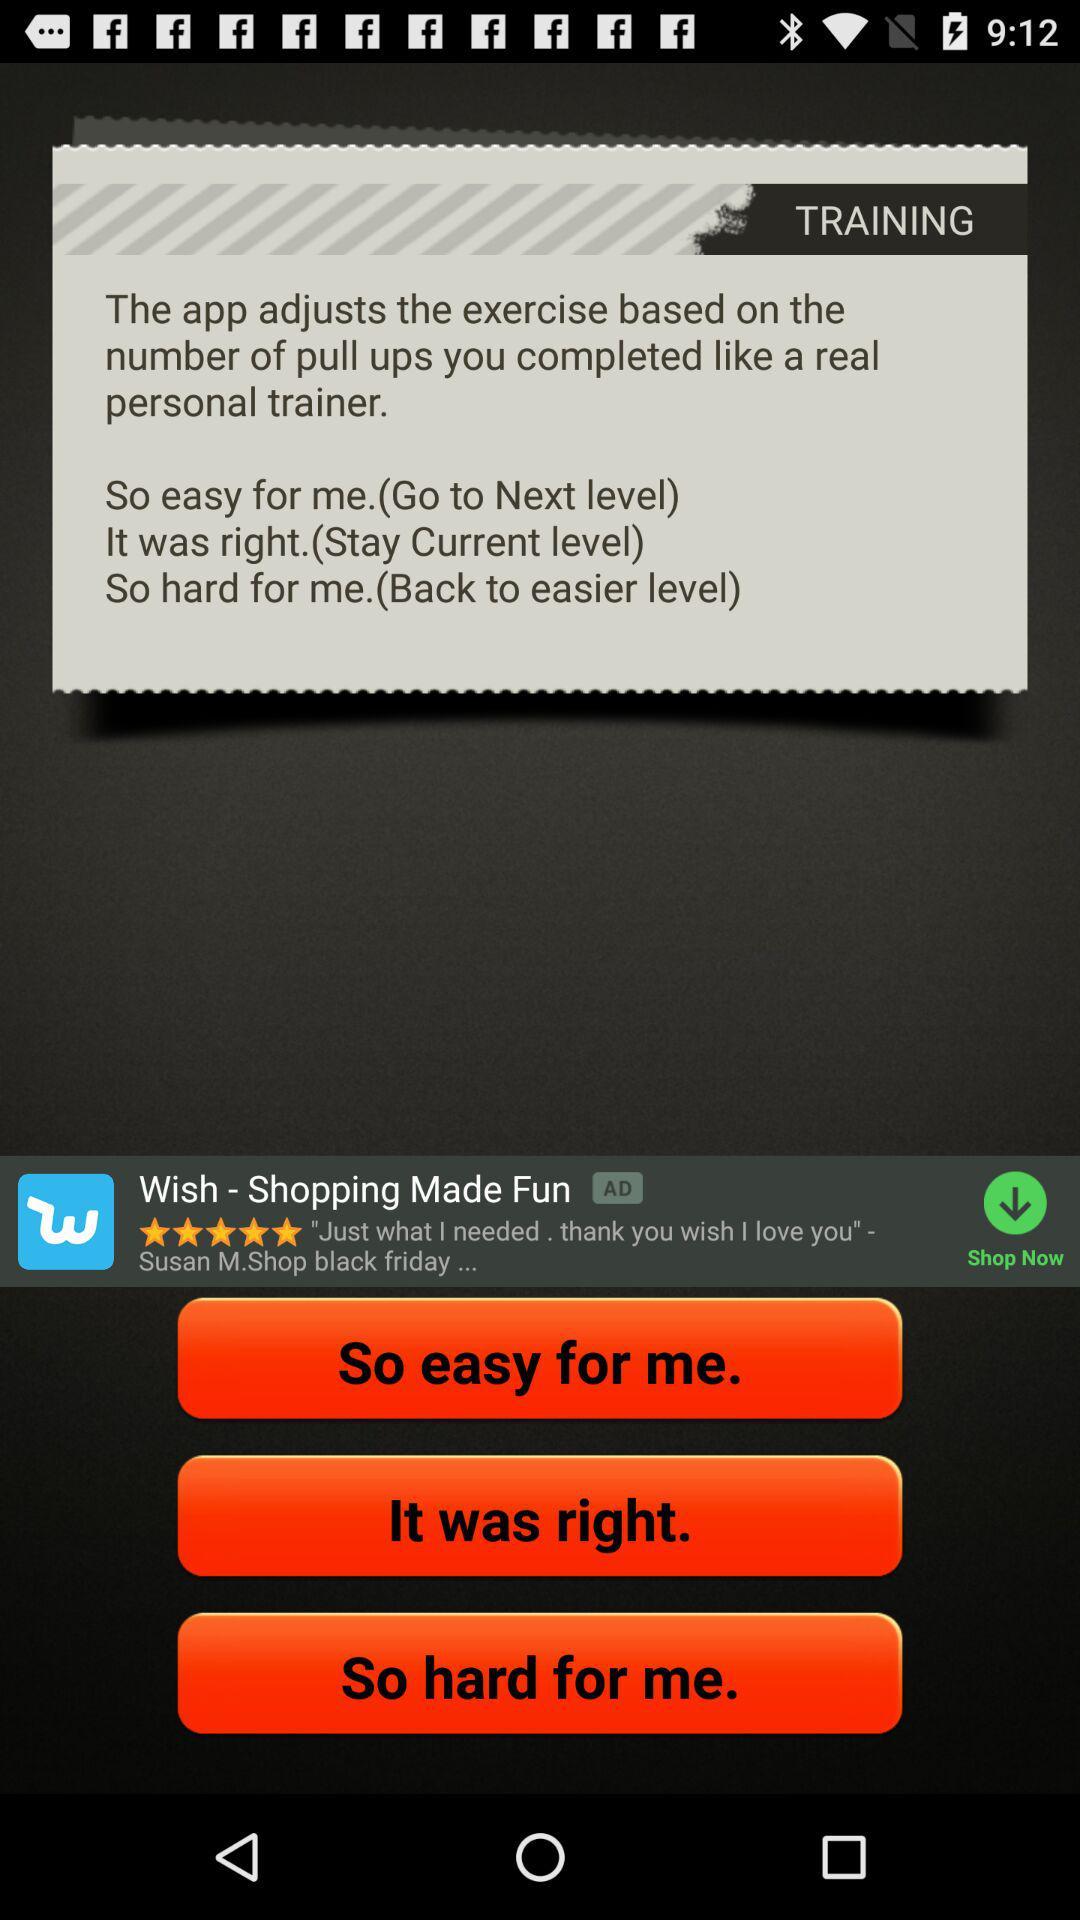 The height and width of the screenshot is (1920, 1080). I want to click on just what i item, so click(542, 1244).